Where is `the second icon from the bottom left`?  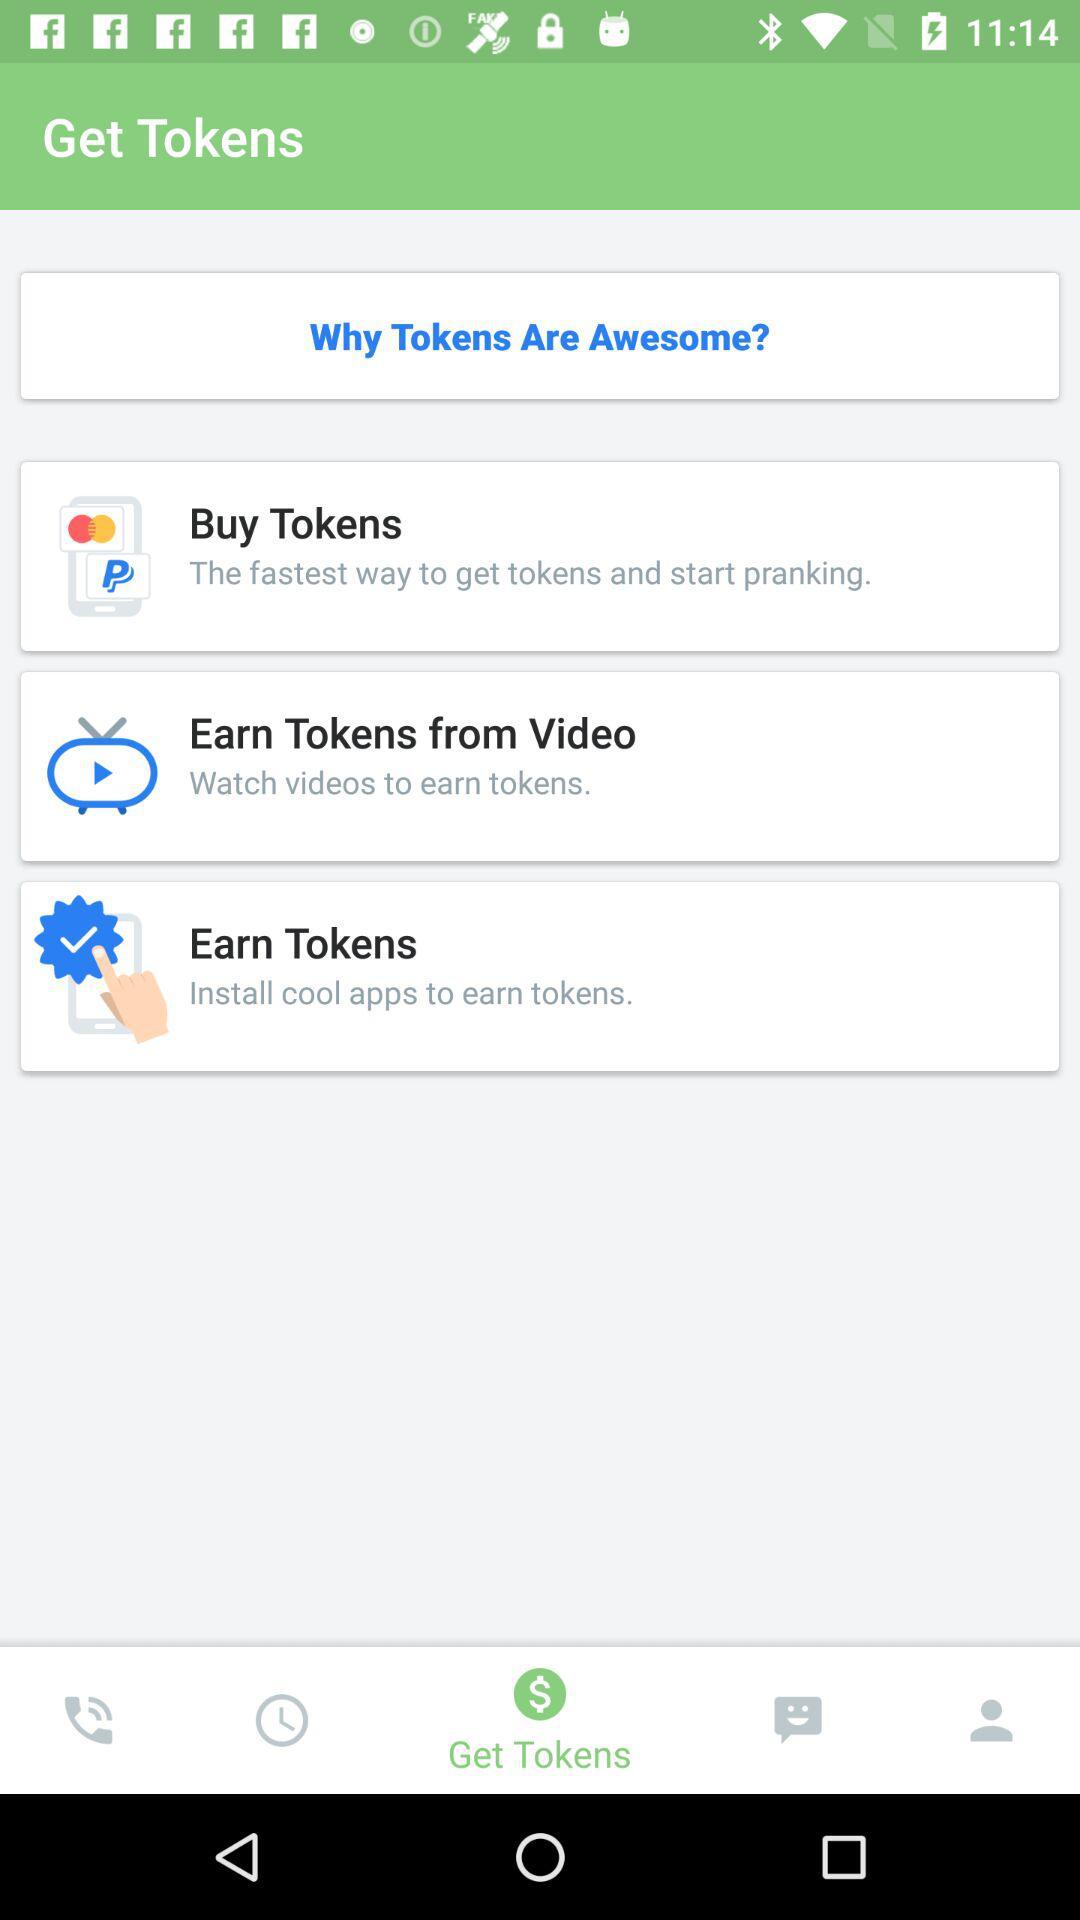
the second icon from the bottom left is located at coordinates (281, 1719).